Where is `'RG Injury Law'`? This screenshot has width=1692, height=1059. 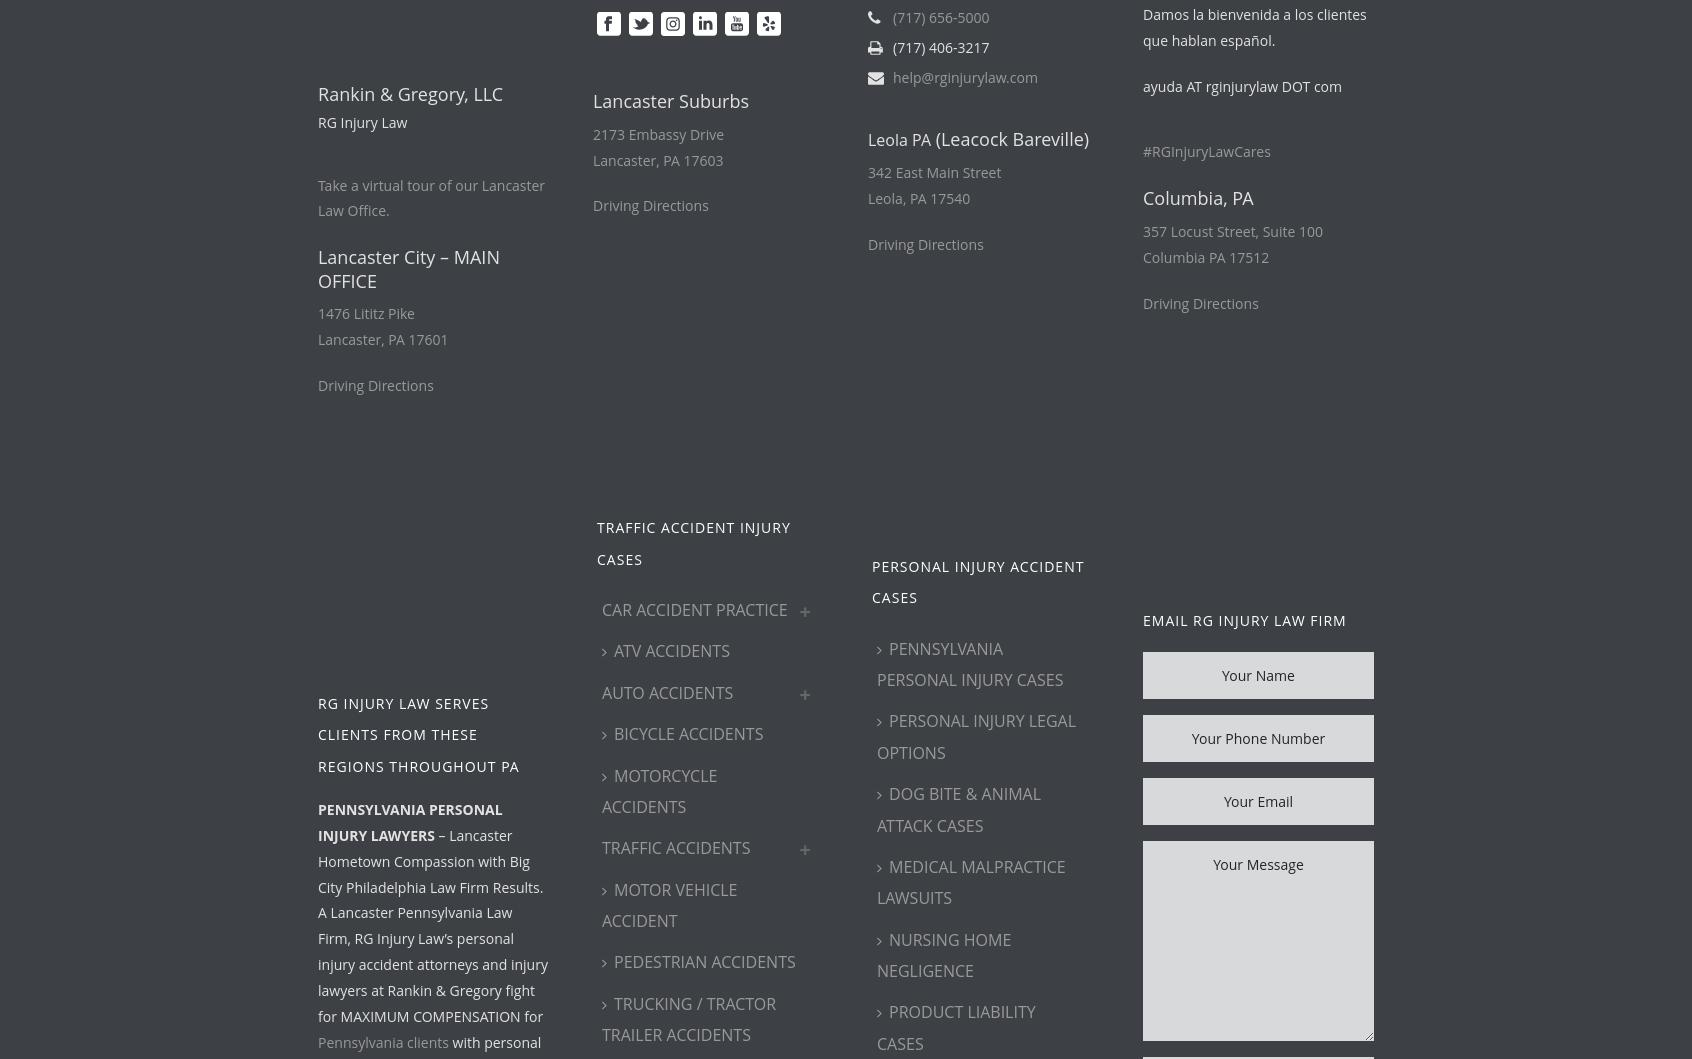
'RG Injury Law' is located at coordinates (362, 121).